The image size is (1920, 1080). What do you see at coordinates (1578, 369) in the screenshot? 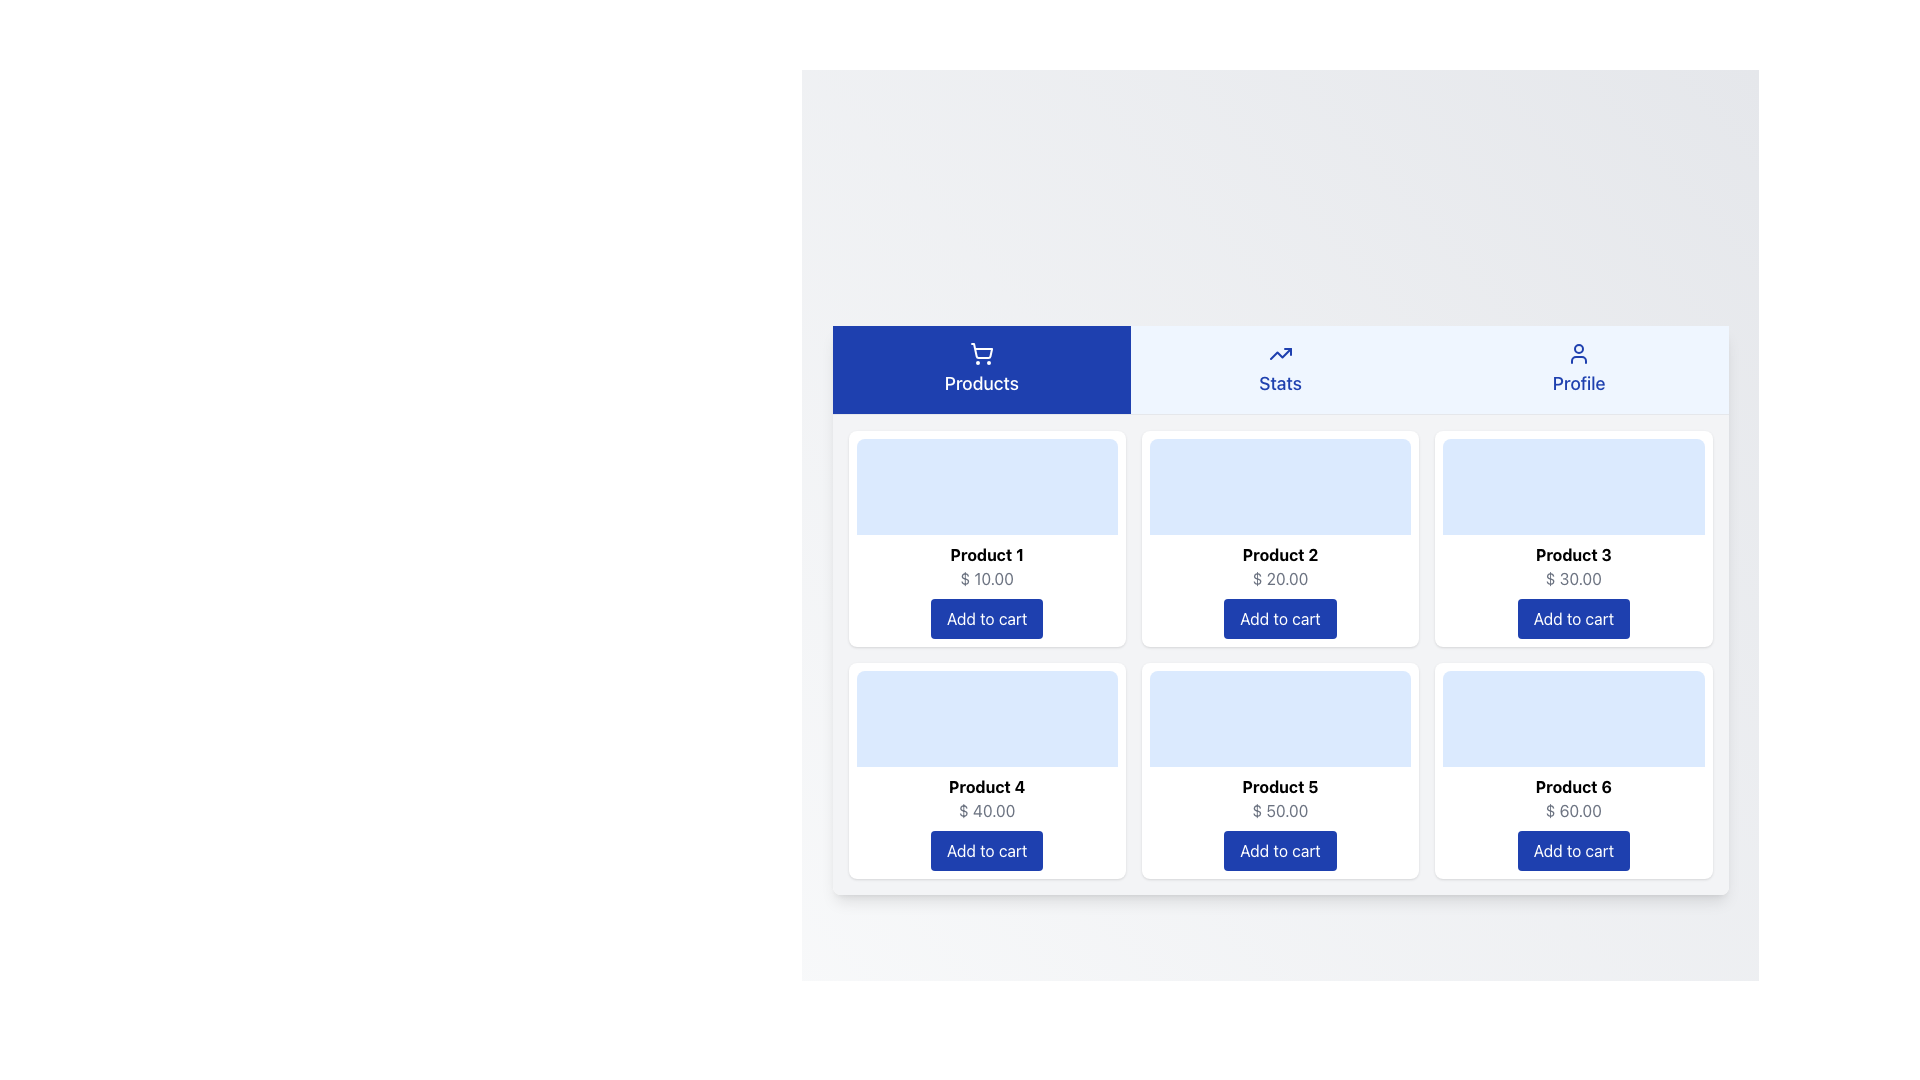
I see `the 'Profile' navigation menu item, which features a blue user silhouette icon and bold blue text on a light blue background` at bounding box center [1578, 369].